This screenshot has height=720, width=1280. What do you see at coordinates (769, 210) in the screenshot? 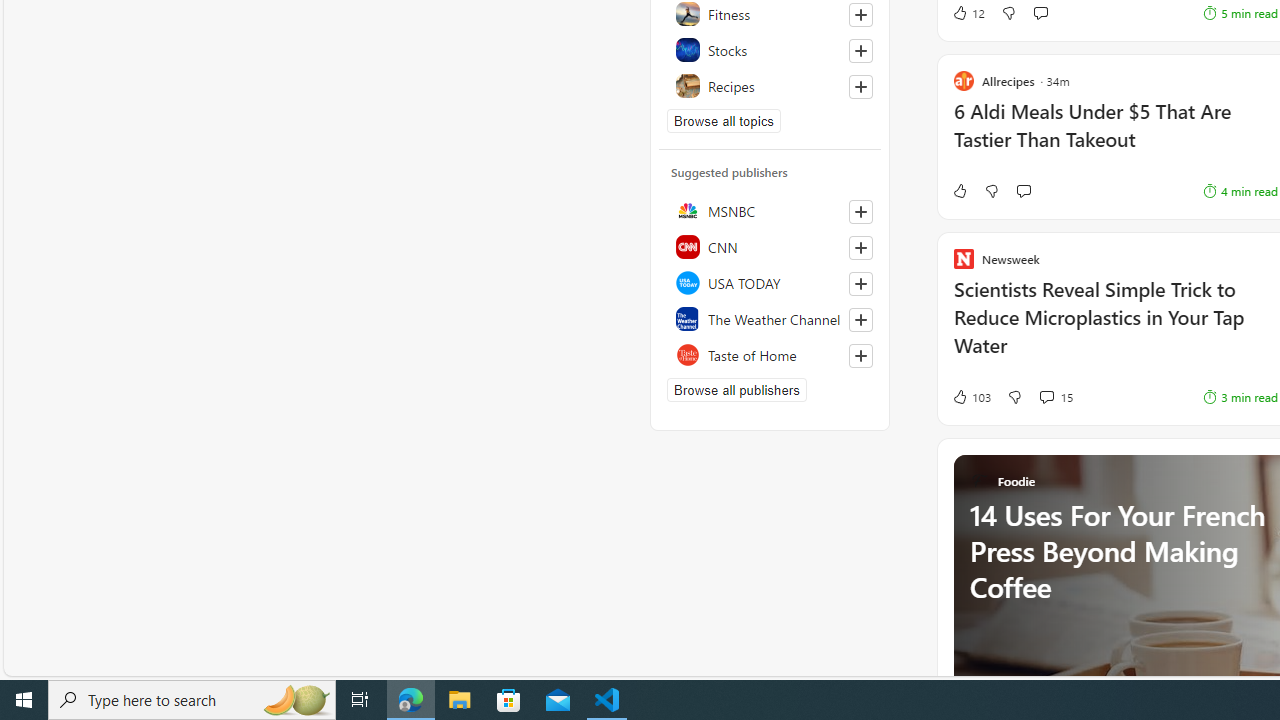
I see `'MSNBC'` at bounding box center [769, 210].